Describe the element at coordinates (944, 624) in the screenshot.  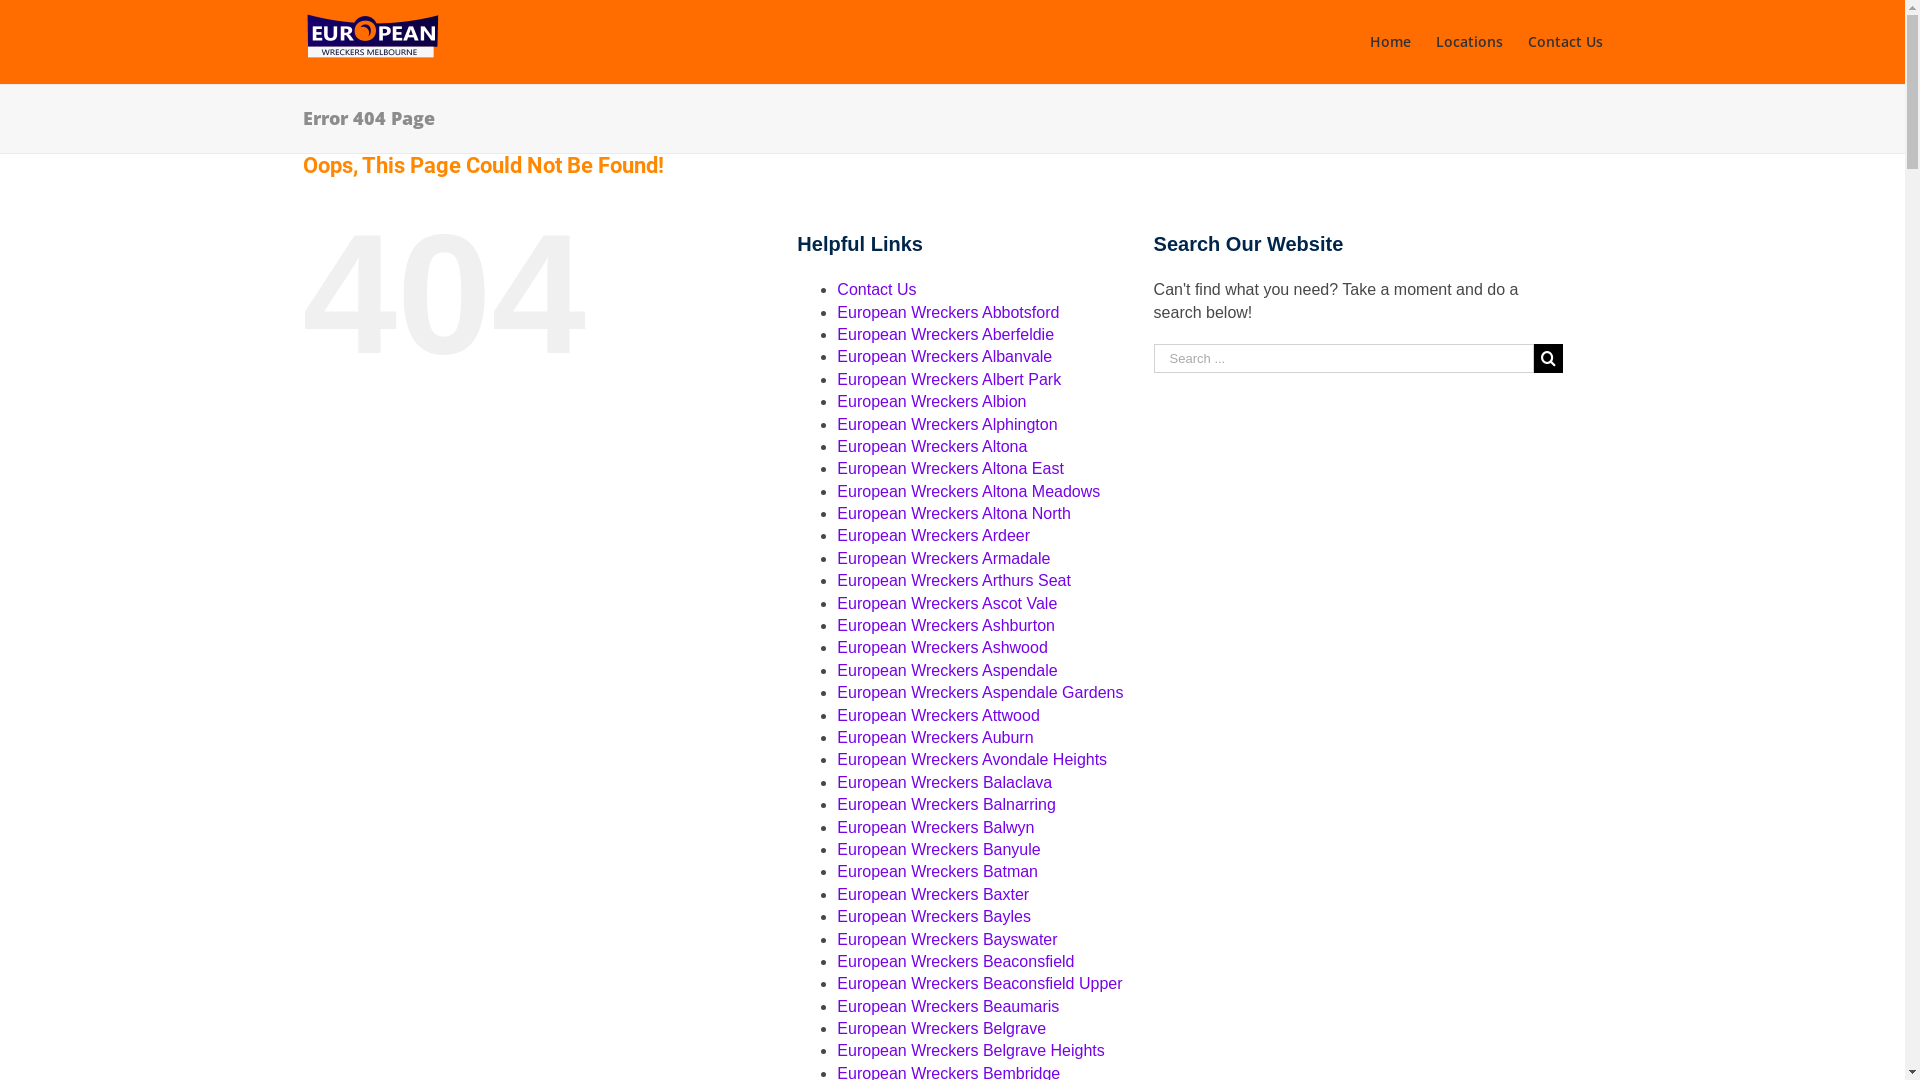
I see `'European Wreckers Ashburton'` at that location.